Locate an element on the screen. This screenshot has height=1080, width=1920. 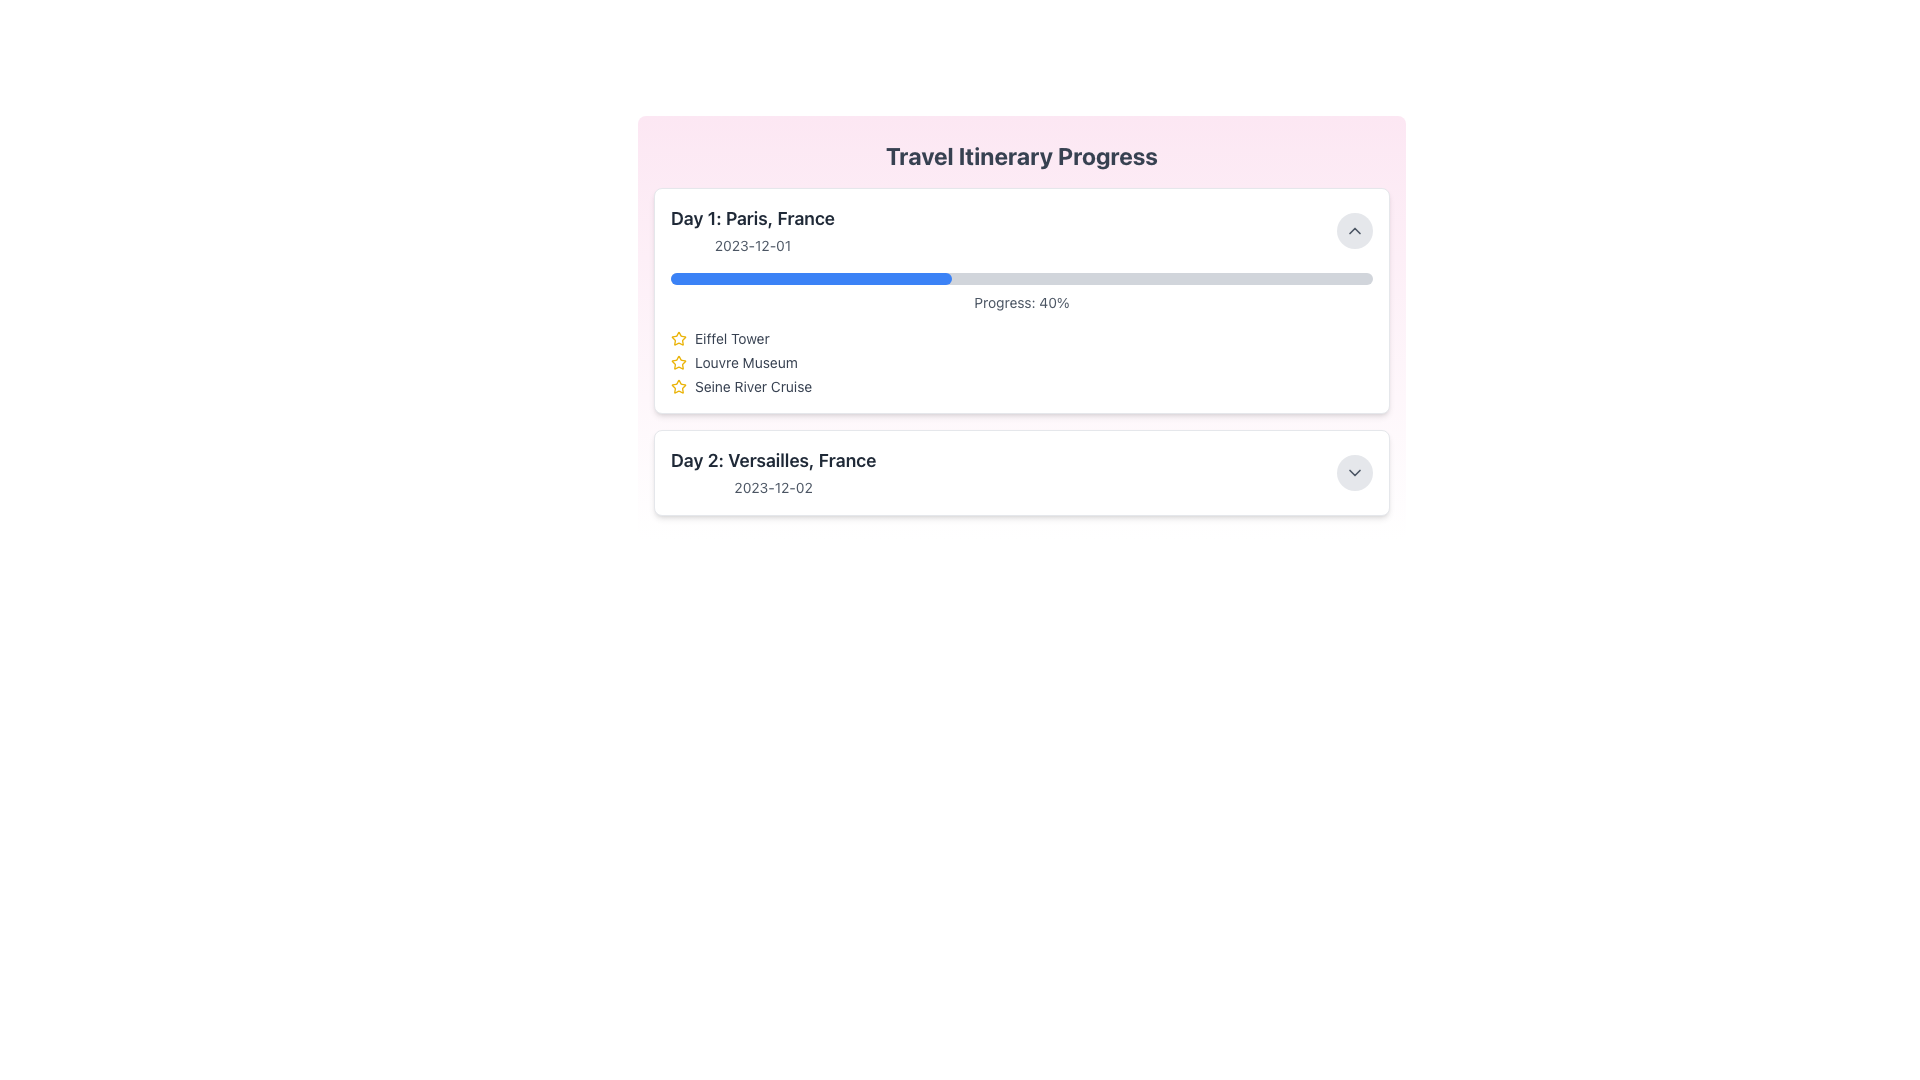
the text block displaying 'Day 2: Versailles, France' and the date '2023-12-02', which is the second item in the 'Travel Itinerary Progress' section is located at coordinates (772, 473).